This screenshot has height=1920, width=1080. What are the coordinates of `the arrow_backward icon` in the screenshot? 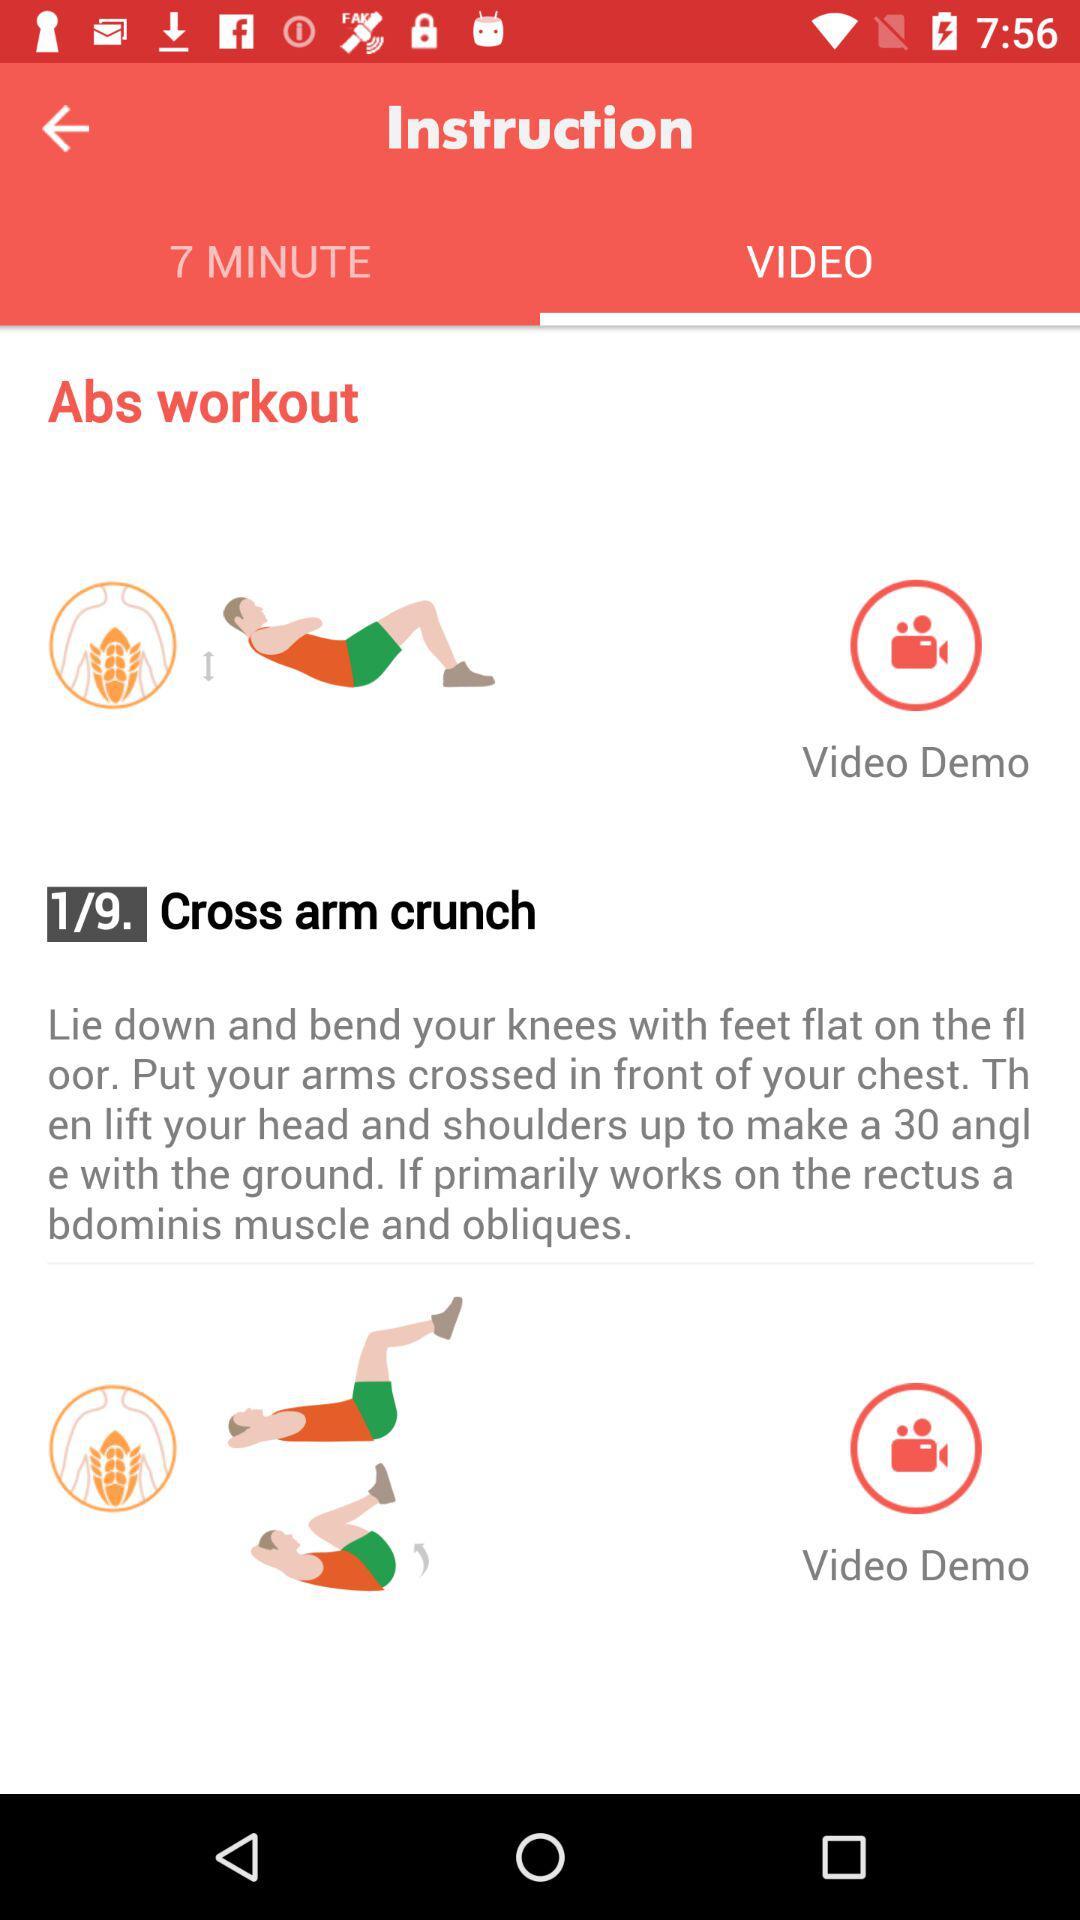 It's located at (64, 127).